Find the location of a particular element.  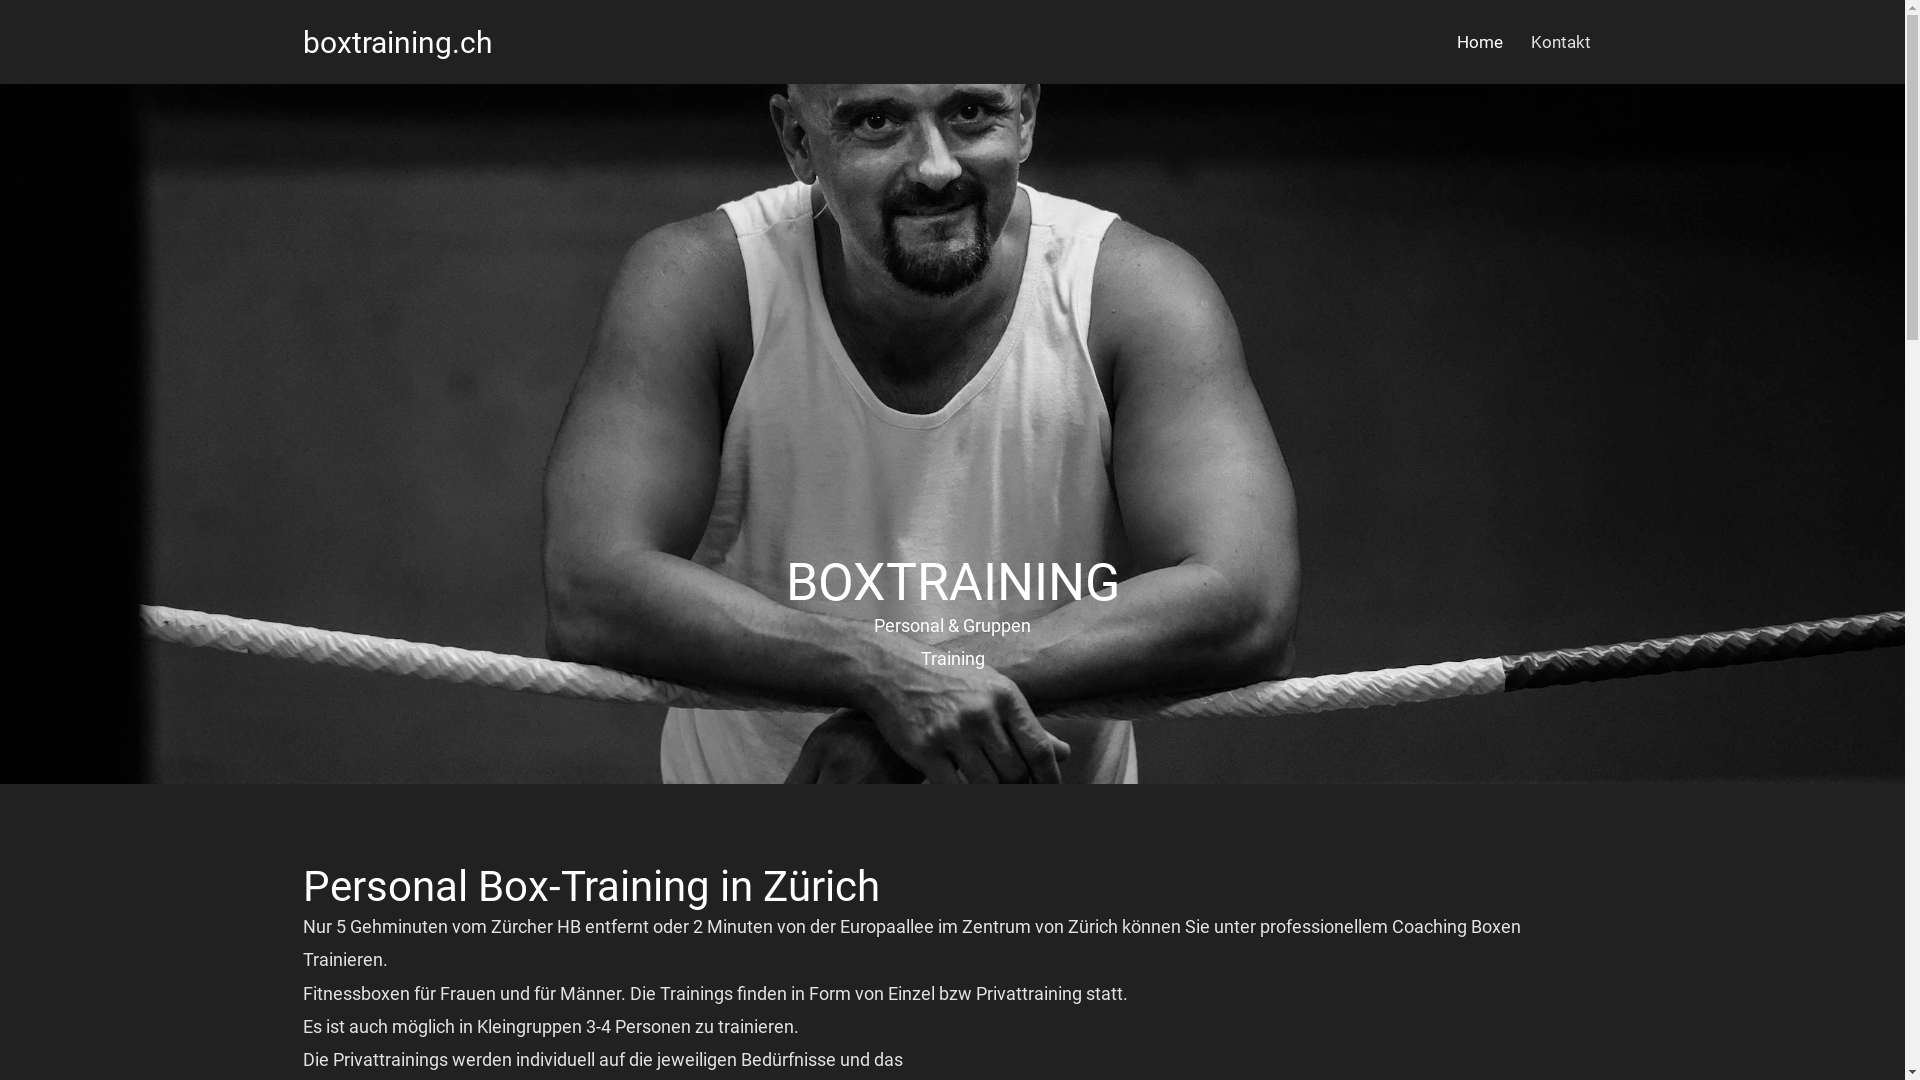

'Home' is located at coordinates (1478, 42).